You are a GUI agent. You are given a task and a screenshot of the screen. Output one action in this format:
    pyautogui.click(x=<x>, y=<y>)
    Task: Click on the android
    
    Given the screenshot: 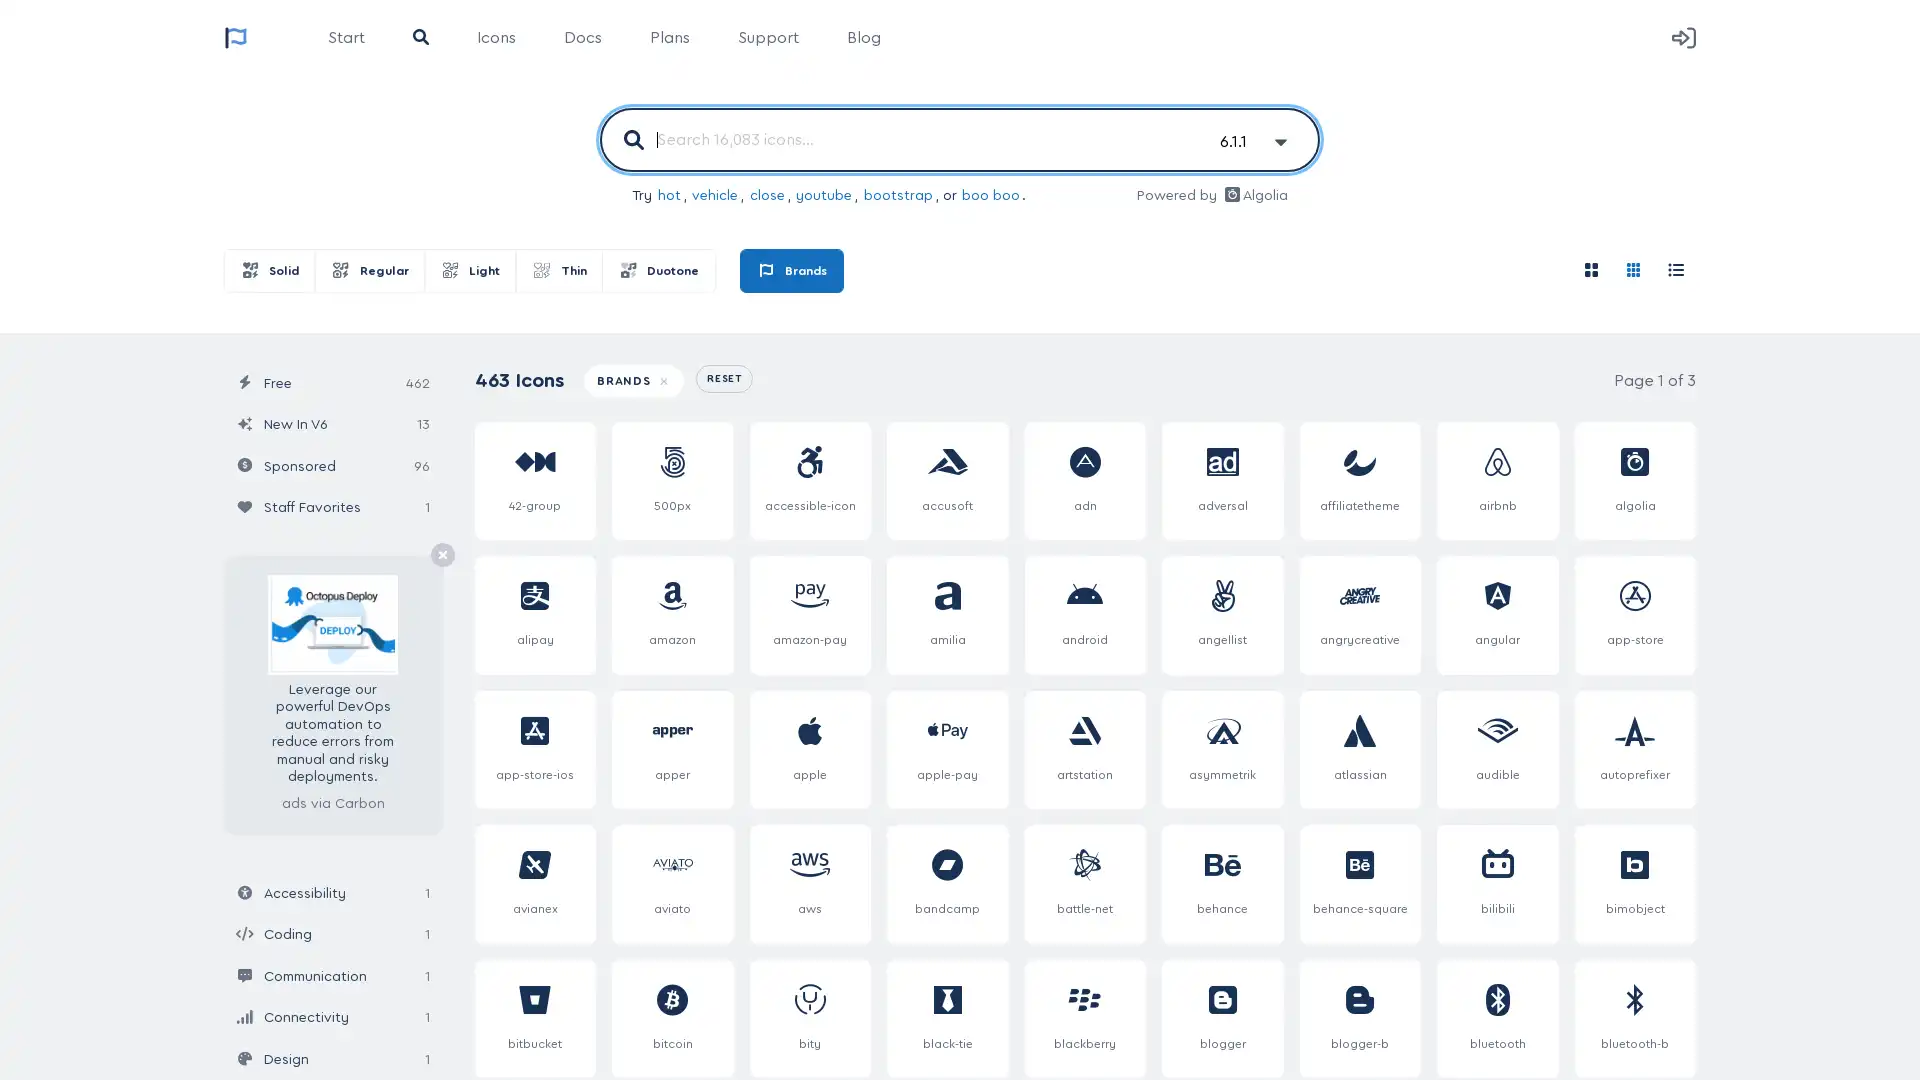 What is the action you would take?
    pyautogui.click(x=1083, y=627)
    